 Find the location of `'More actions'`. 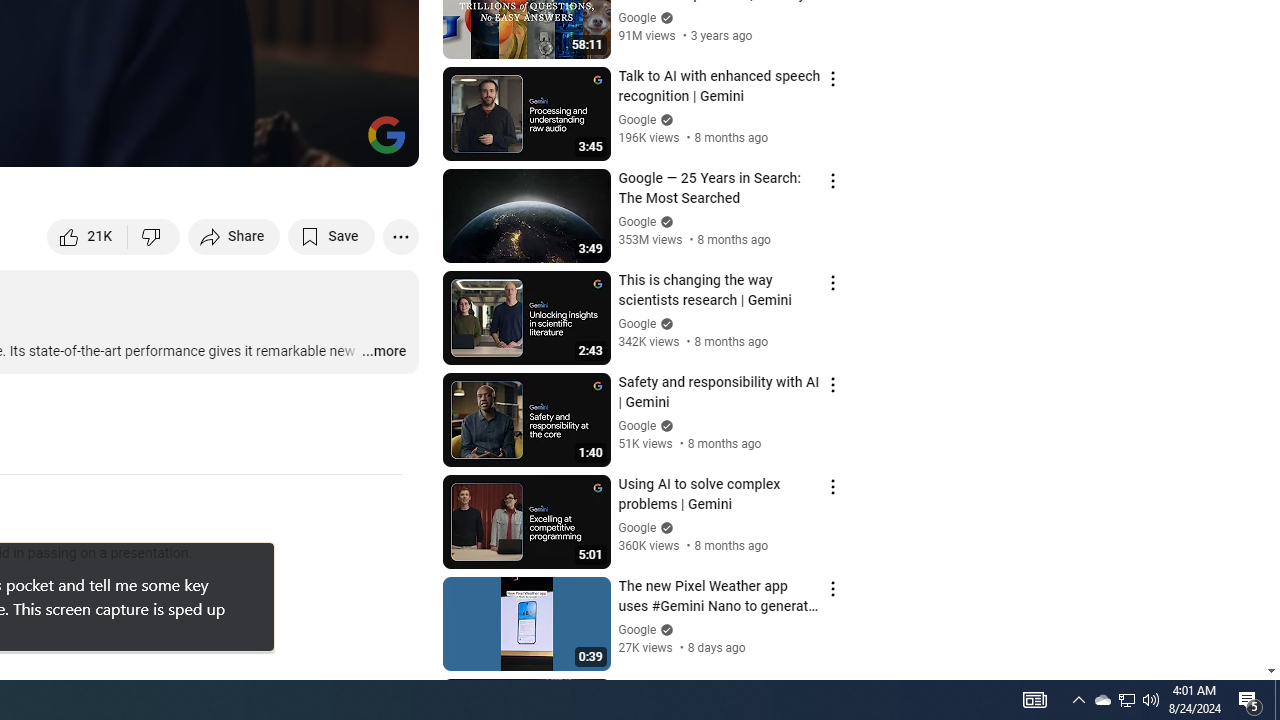

'More actions' is located at coordinates (400, 235).